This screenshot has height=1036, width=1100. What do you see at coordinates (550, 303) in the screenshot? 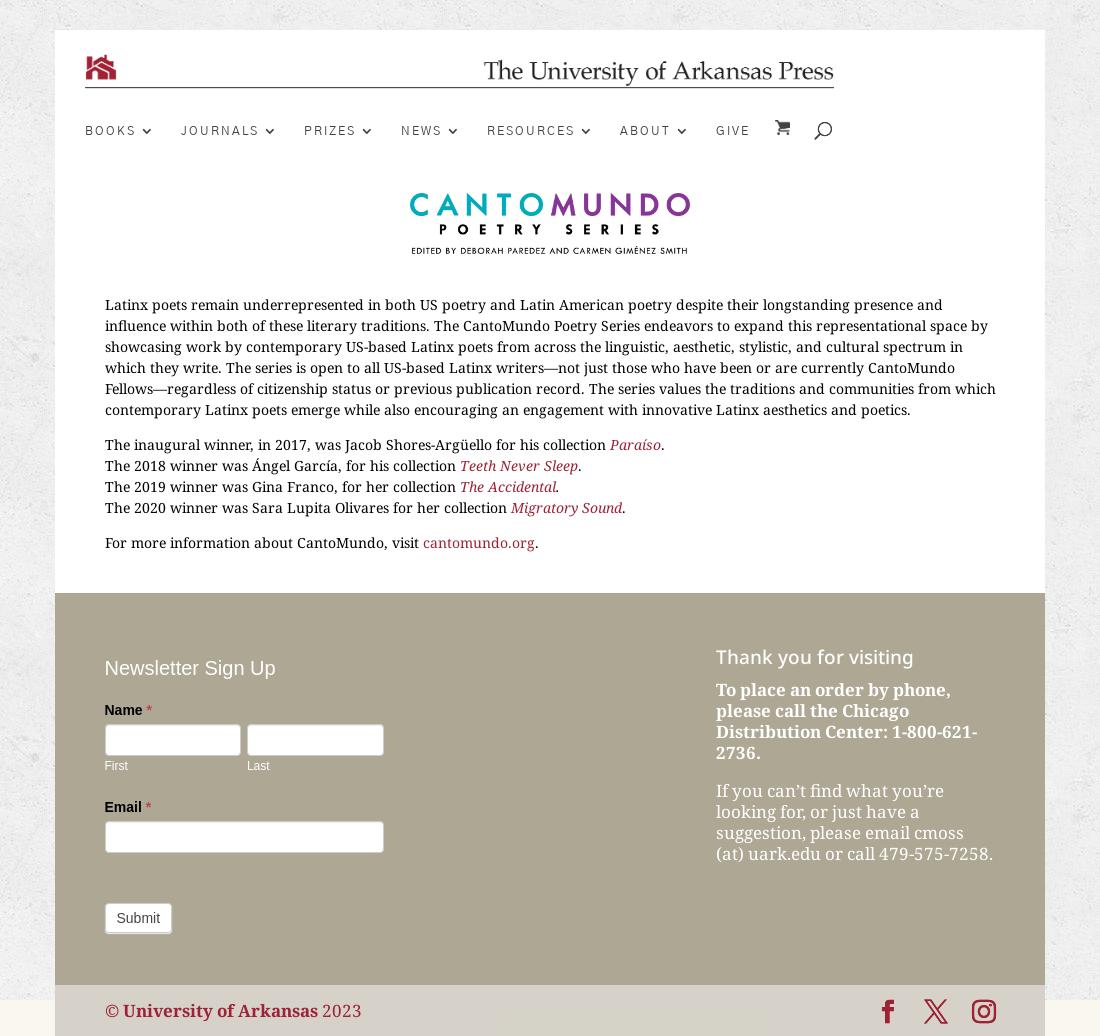
I see `'Media'` at bounding box center [550, 303].